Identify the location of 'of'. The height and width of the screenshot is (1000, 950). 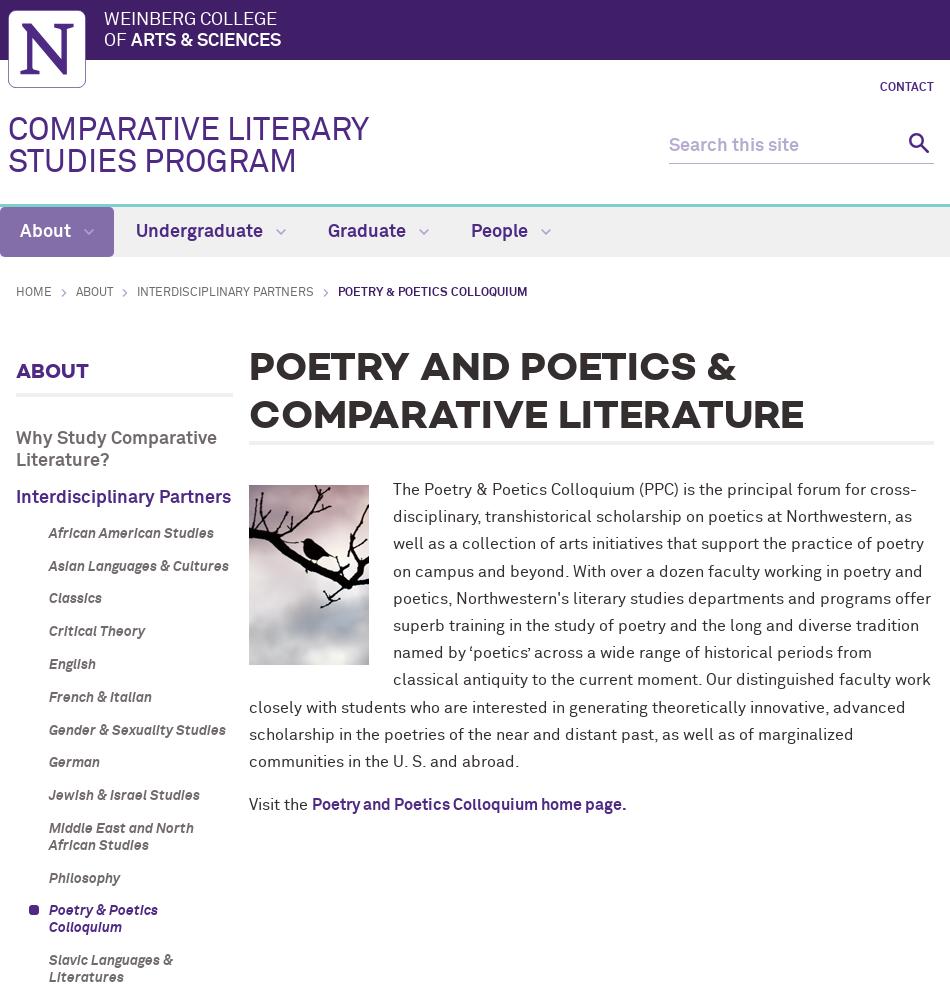
(117, 41).